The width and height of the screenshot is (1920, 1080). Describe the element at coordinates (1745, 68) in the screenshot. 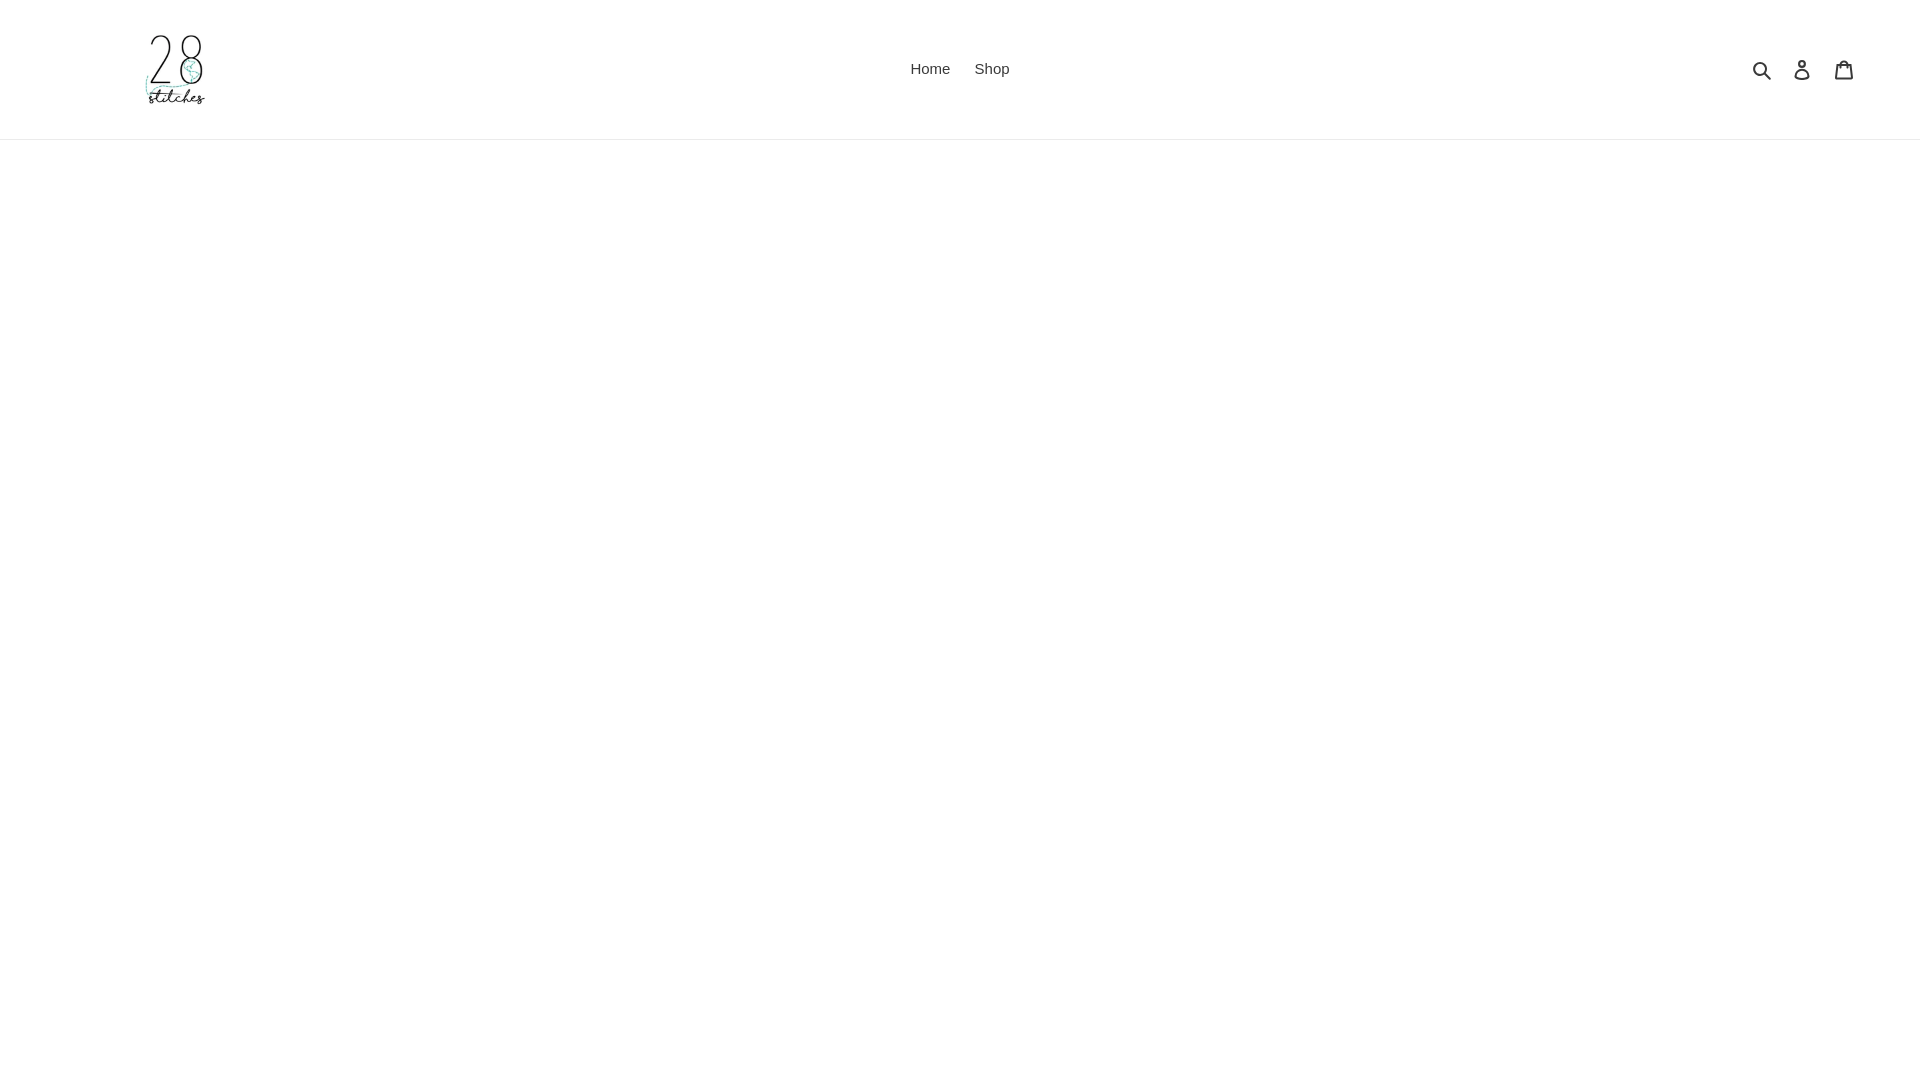

I see `'Search'` at that location.